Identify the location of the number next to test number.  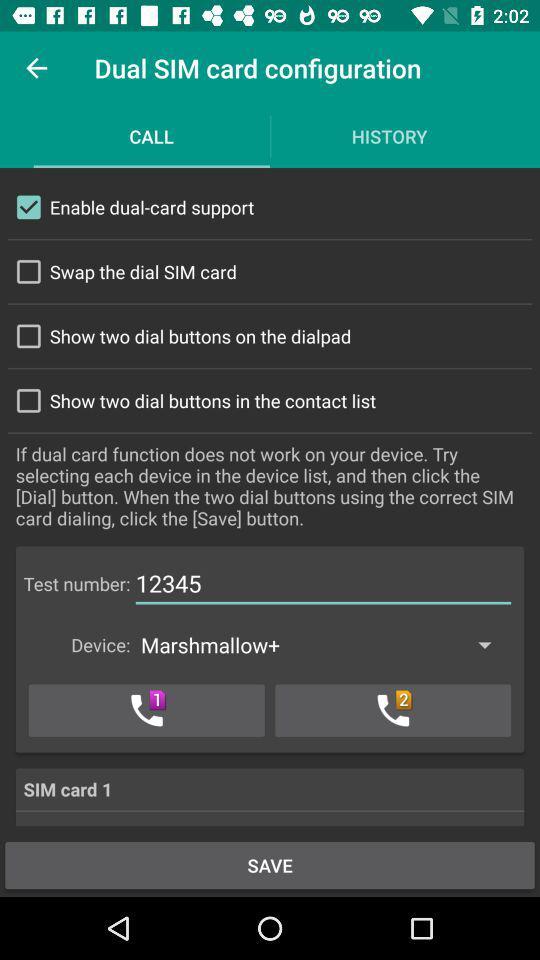
(323, 583).